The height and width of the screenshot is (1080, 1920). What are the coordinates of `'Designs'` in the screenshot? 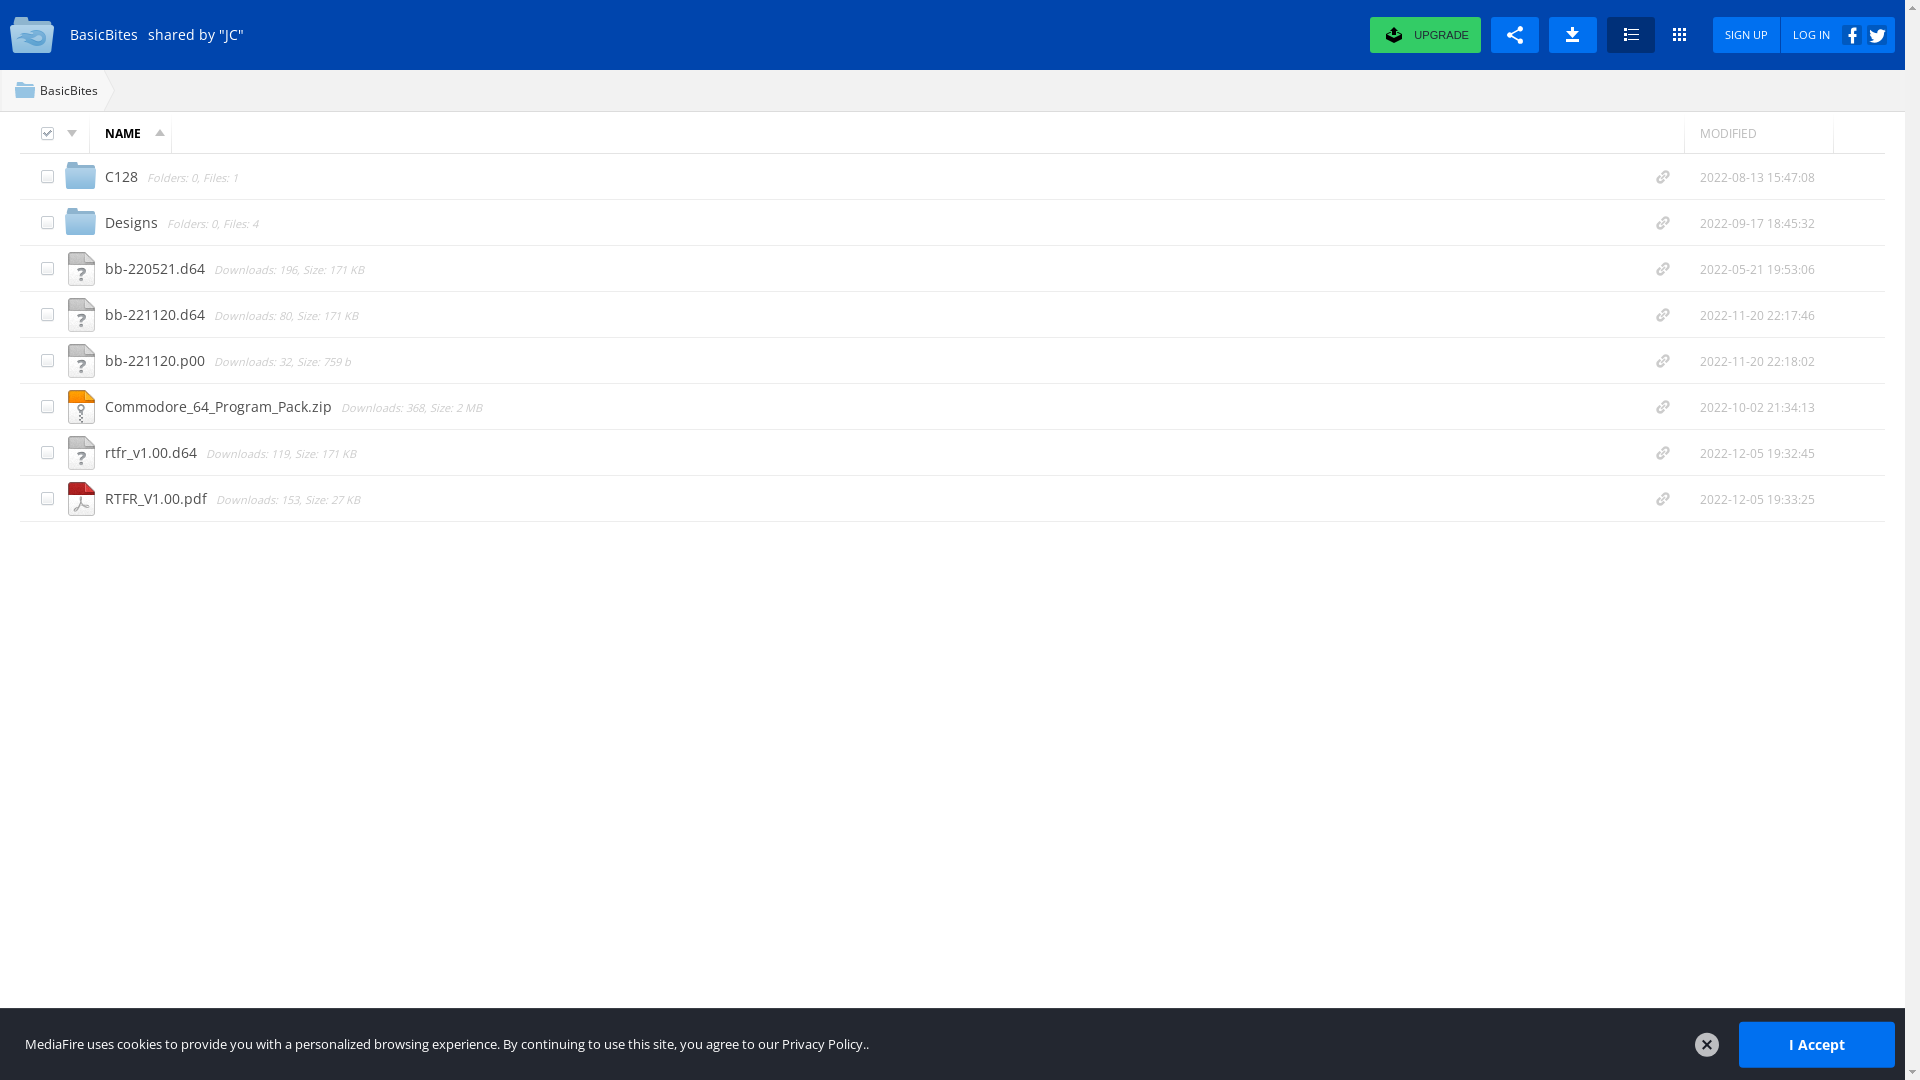 It's located at (104, 221).